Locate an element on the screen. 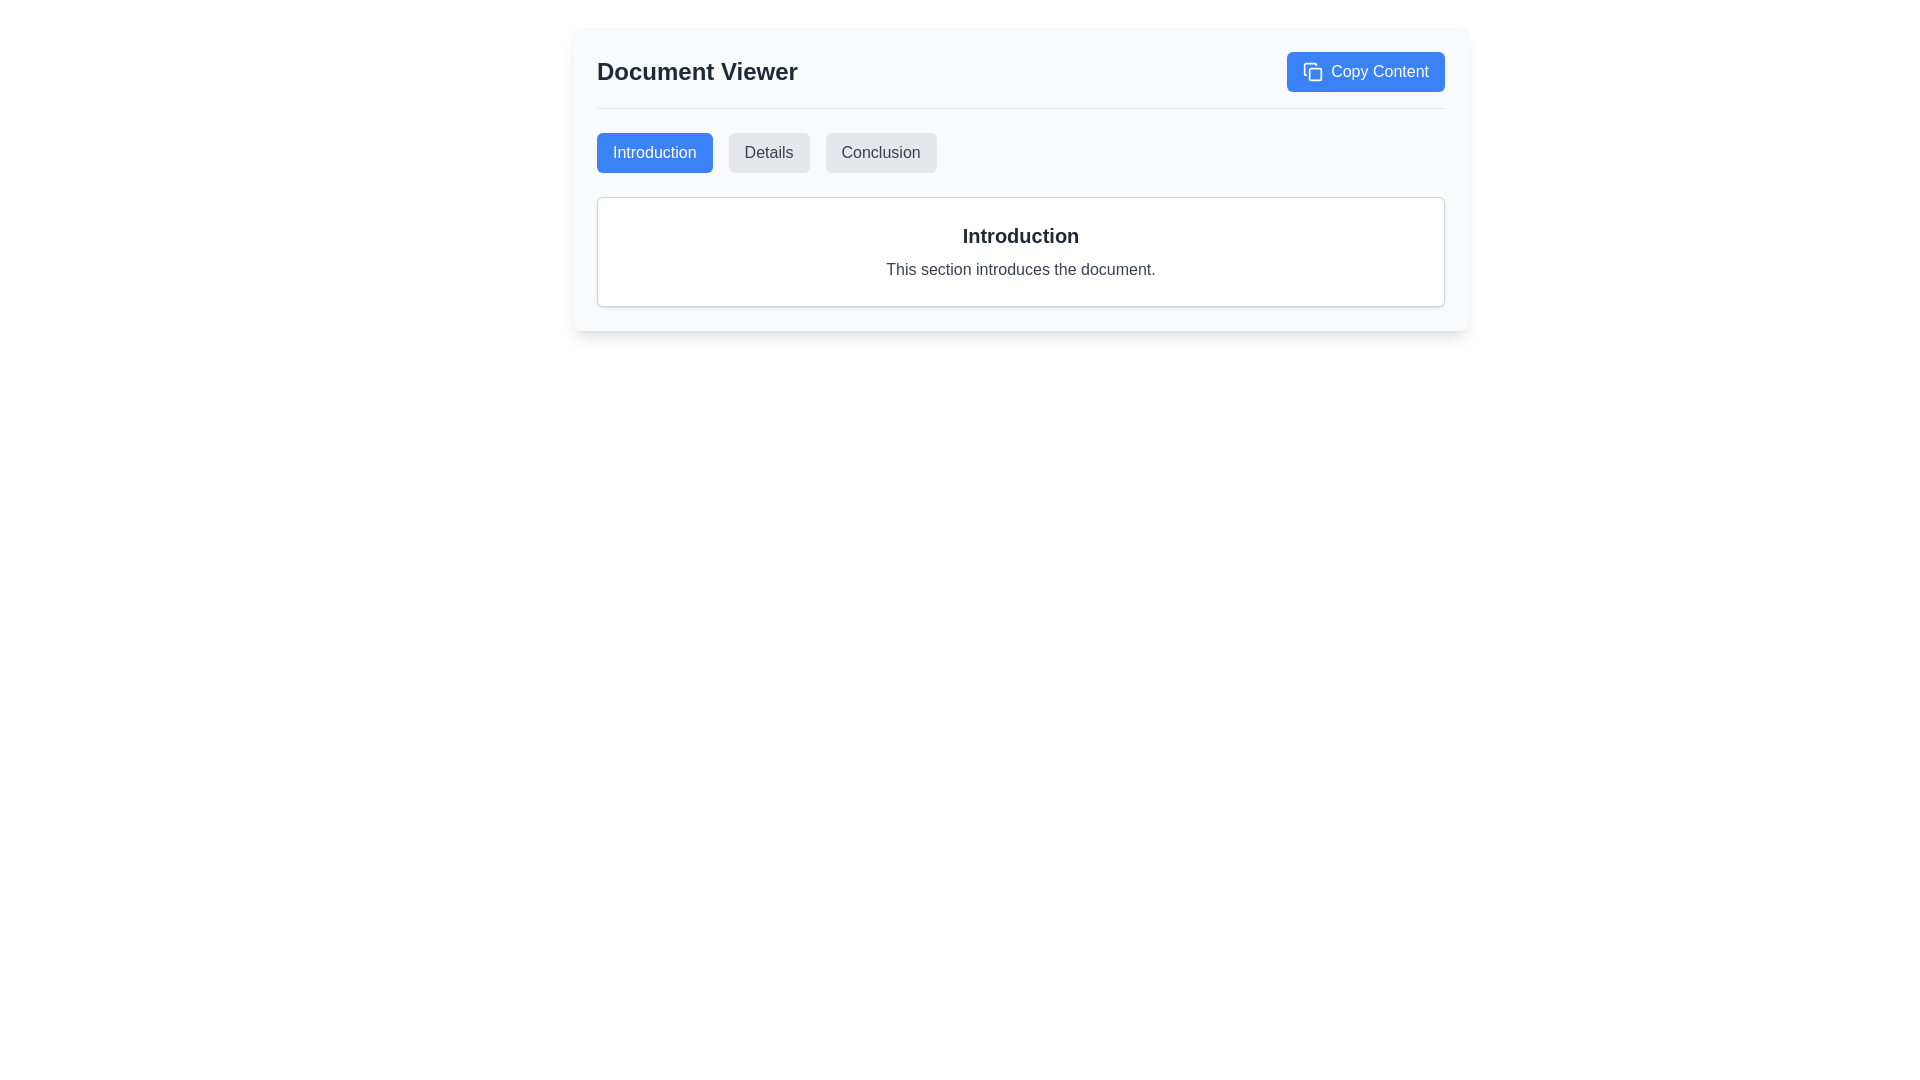 This screenshot has width=1920, height=1080. the middle button labeled 'Details' is located at coordinates (768, 152).